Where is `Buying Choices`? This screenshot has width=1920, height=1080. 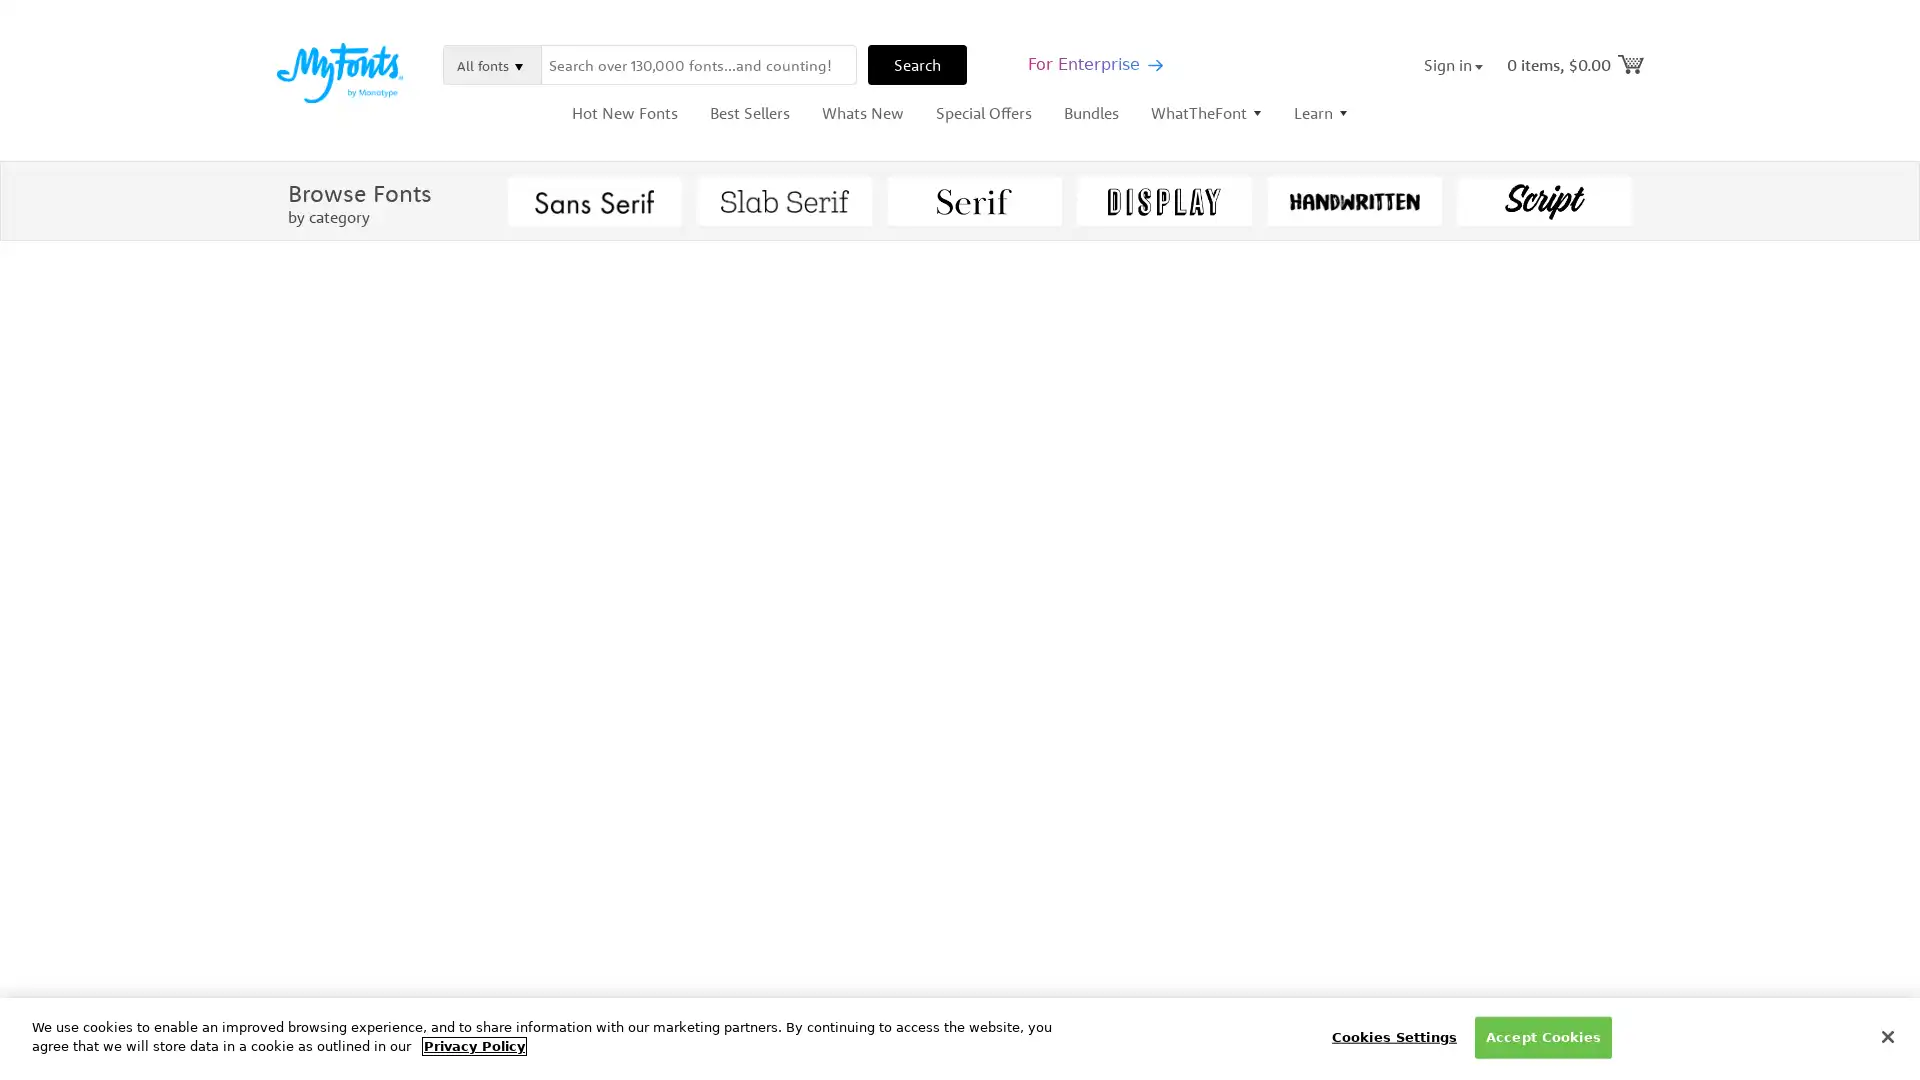
Buying Choices is located at coordinates (1263, 817).